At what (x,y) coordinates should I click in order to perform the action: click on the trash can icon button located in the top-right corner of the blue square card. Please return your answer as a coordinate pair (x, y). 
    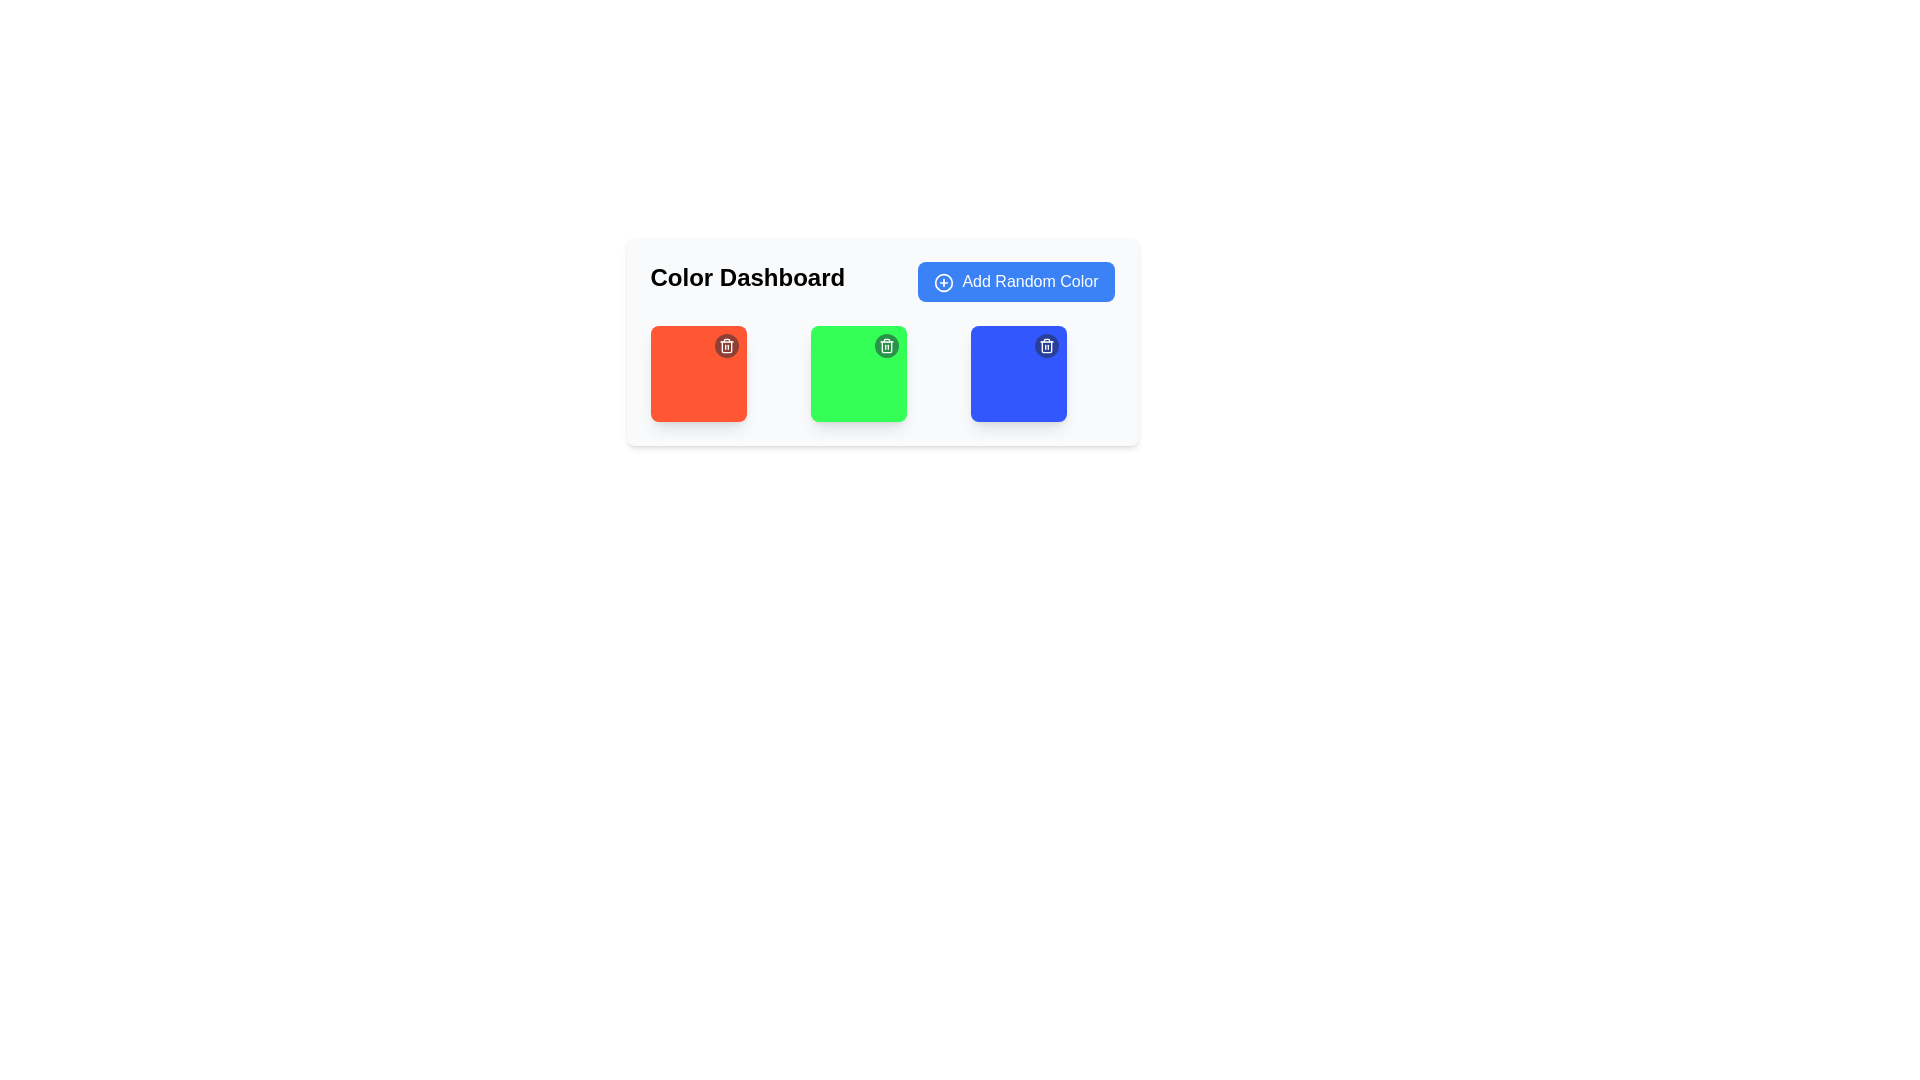
    Looking at the image, I should click on (1045, 345).